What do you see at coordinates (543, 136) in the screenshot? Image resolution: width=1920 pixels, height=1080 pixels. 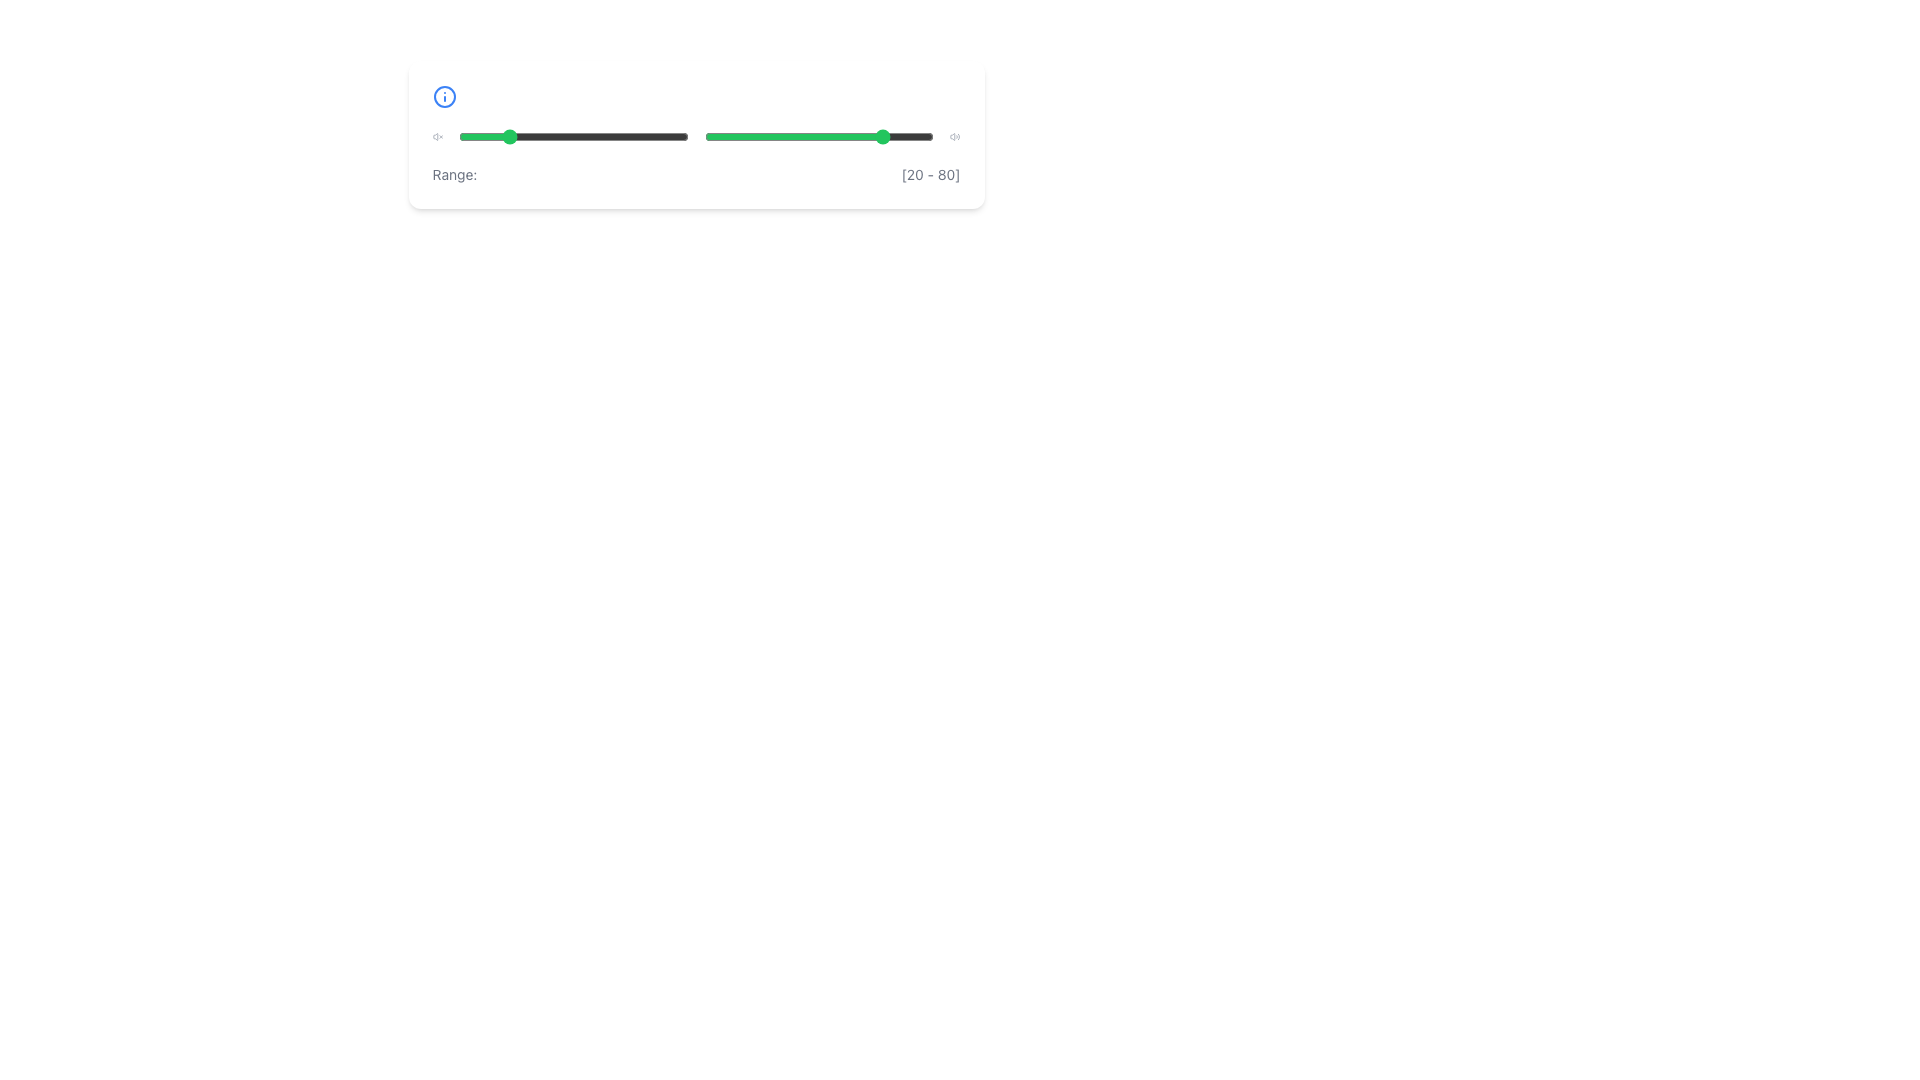 I see `the slider` at bounding box center [543, 136].